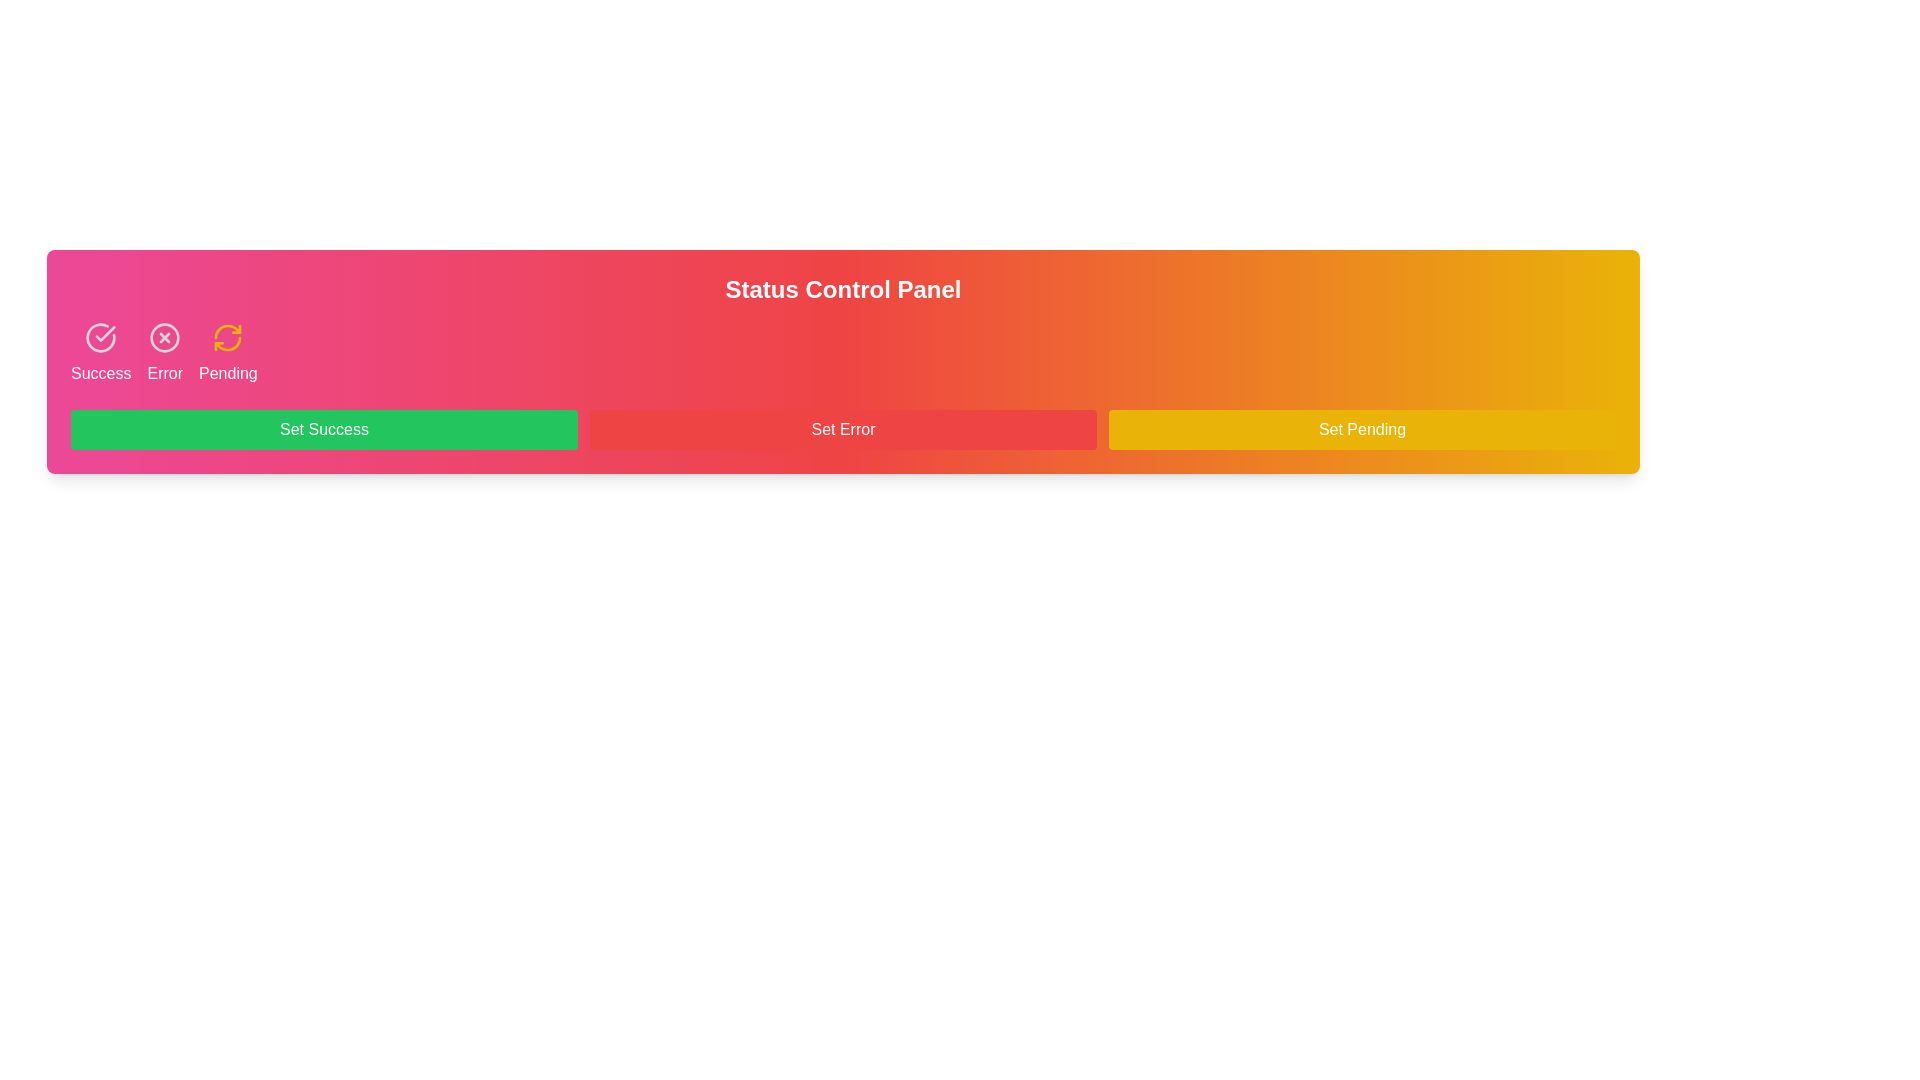 The image size is (1920, 1080). I want to click on the Informational Status Indicator that signifies the 'Pending' status, located in the top-center section of the interface, between 'Error' and other status elements, so click(228, 353).